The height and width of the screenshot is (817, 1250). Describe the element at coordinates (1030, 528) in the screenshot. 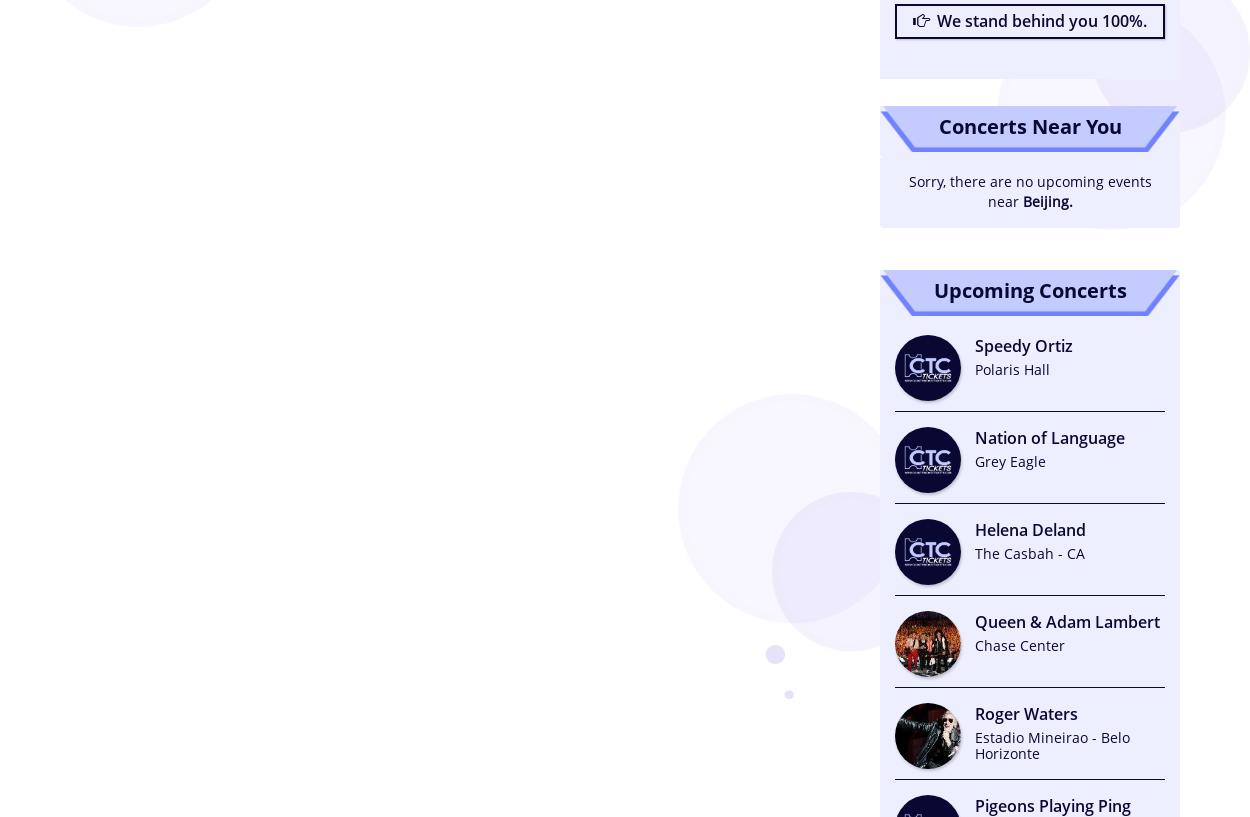

I see `'Helena Deland'` at that location.